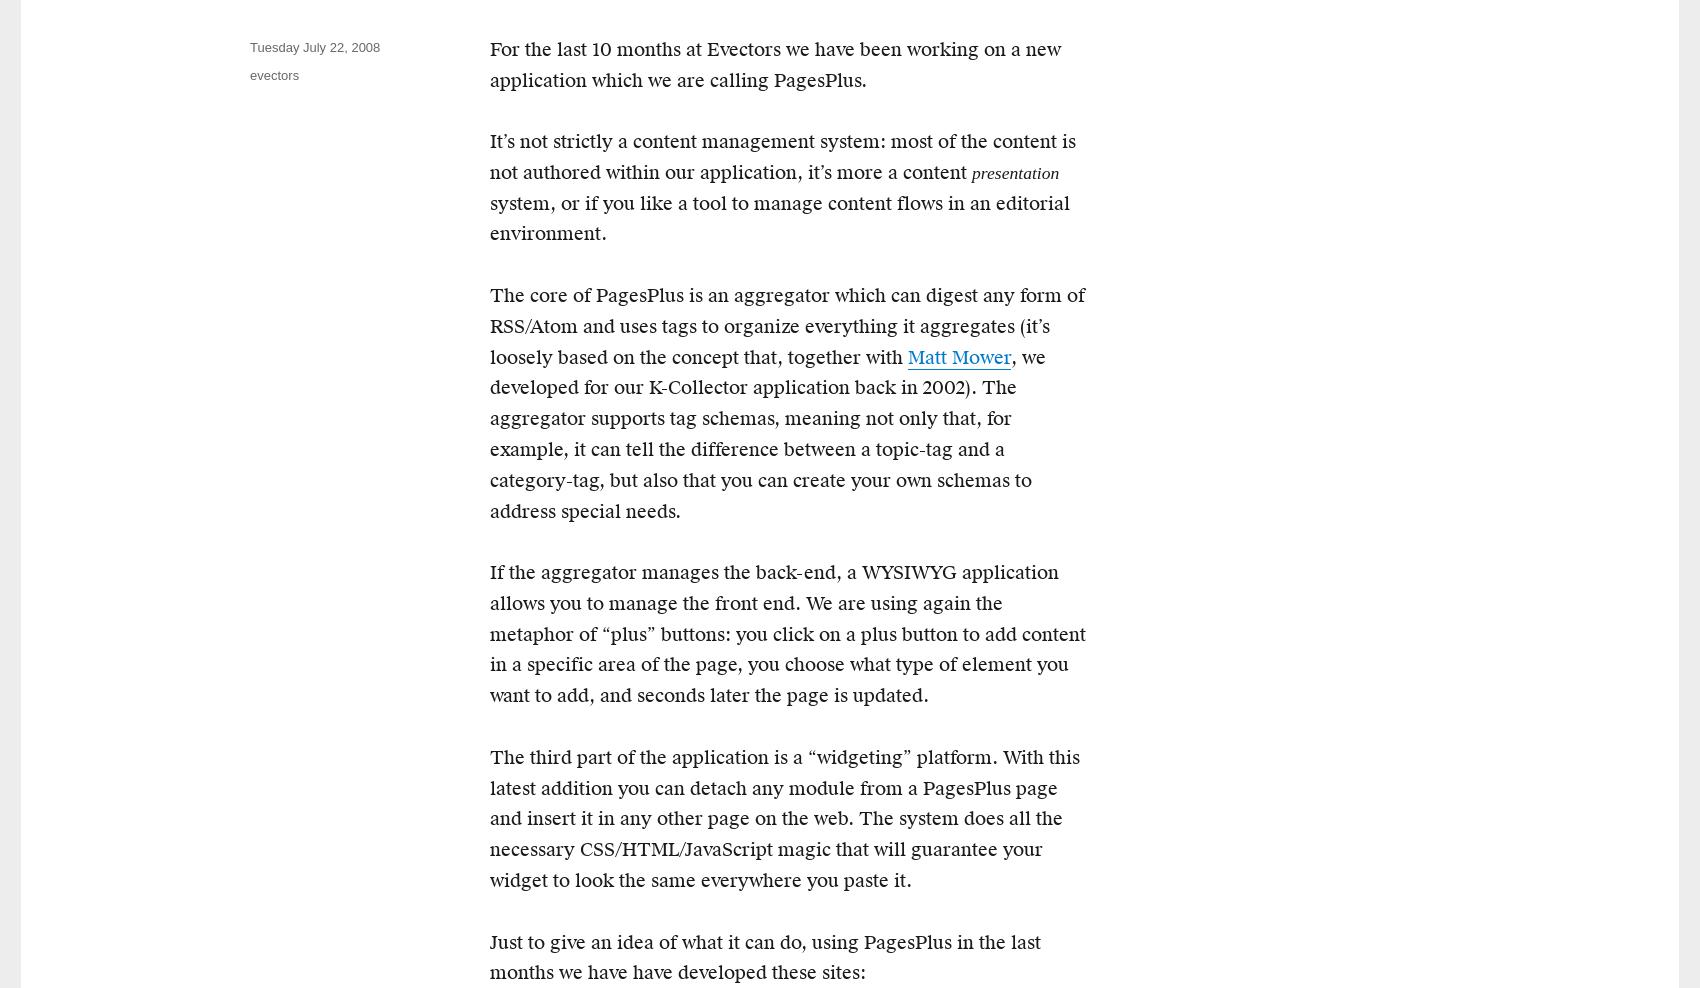 Image resolution: width=1700 pixels, height=988 pixels. What do you see at coordinates (971, 171) in the screenshot?
I see `'presentation'` at bounding box center [971, 171].